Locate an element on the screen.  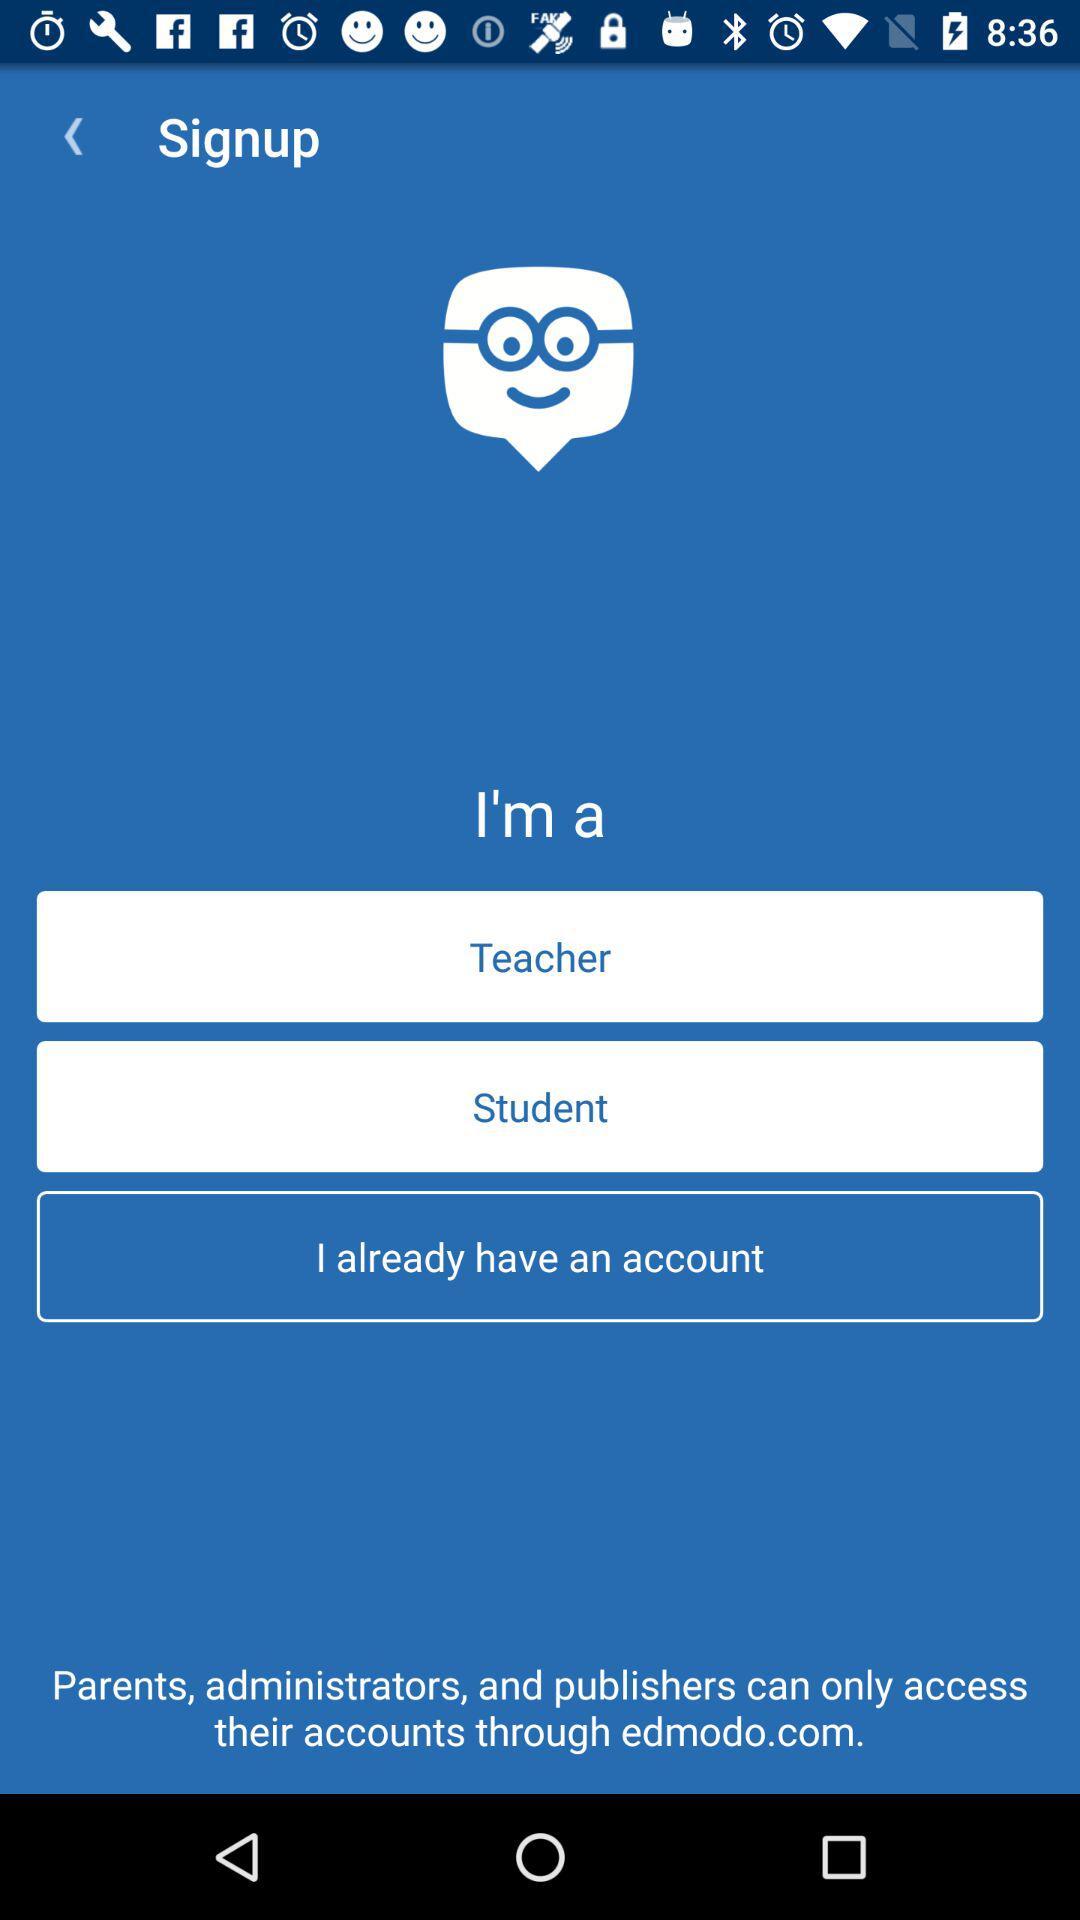
the item below i'm a is located at coordinates (540, 955).